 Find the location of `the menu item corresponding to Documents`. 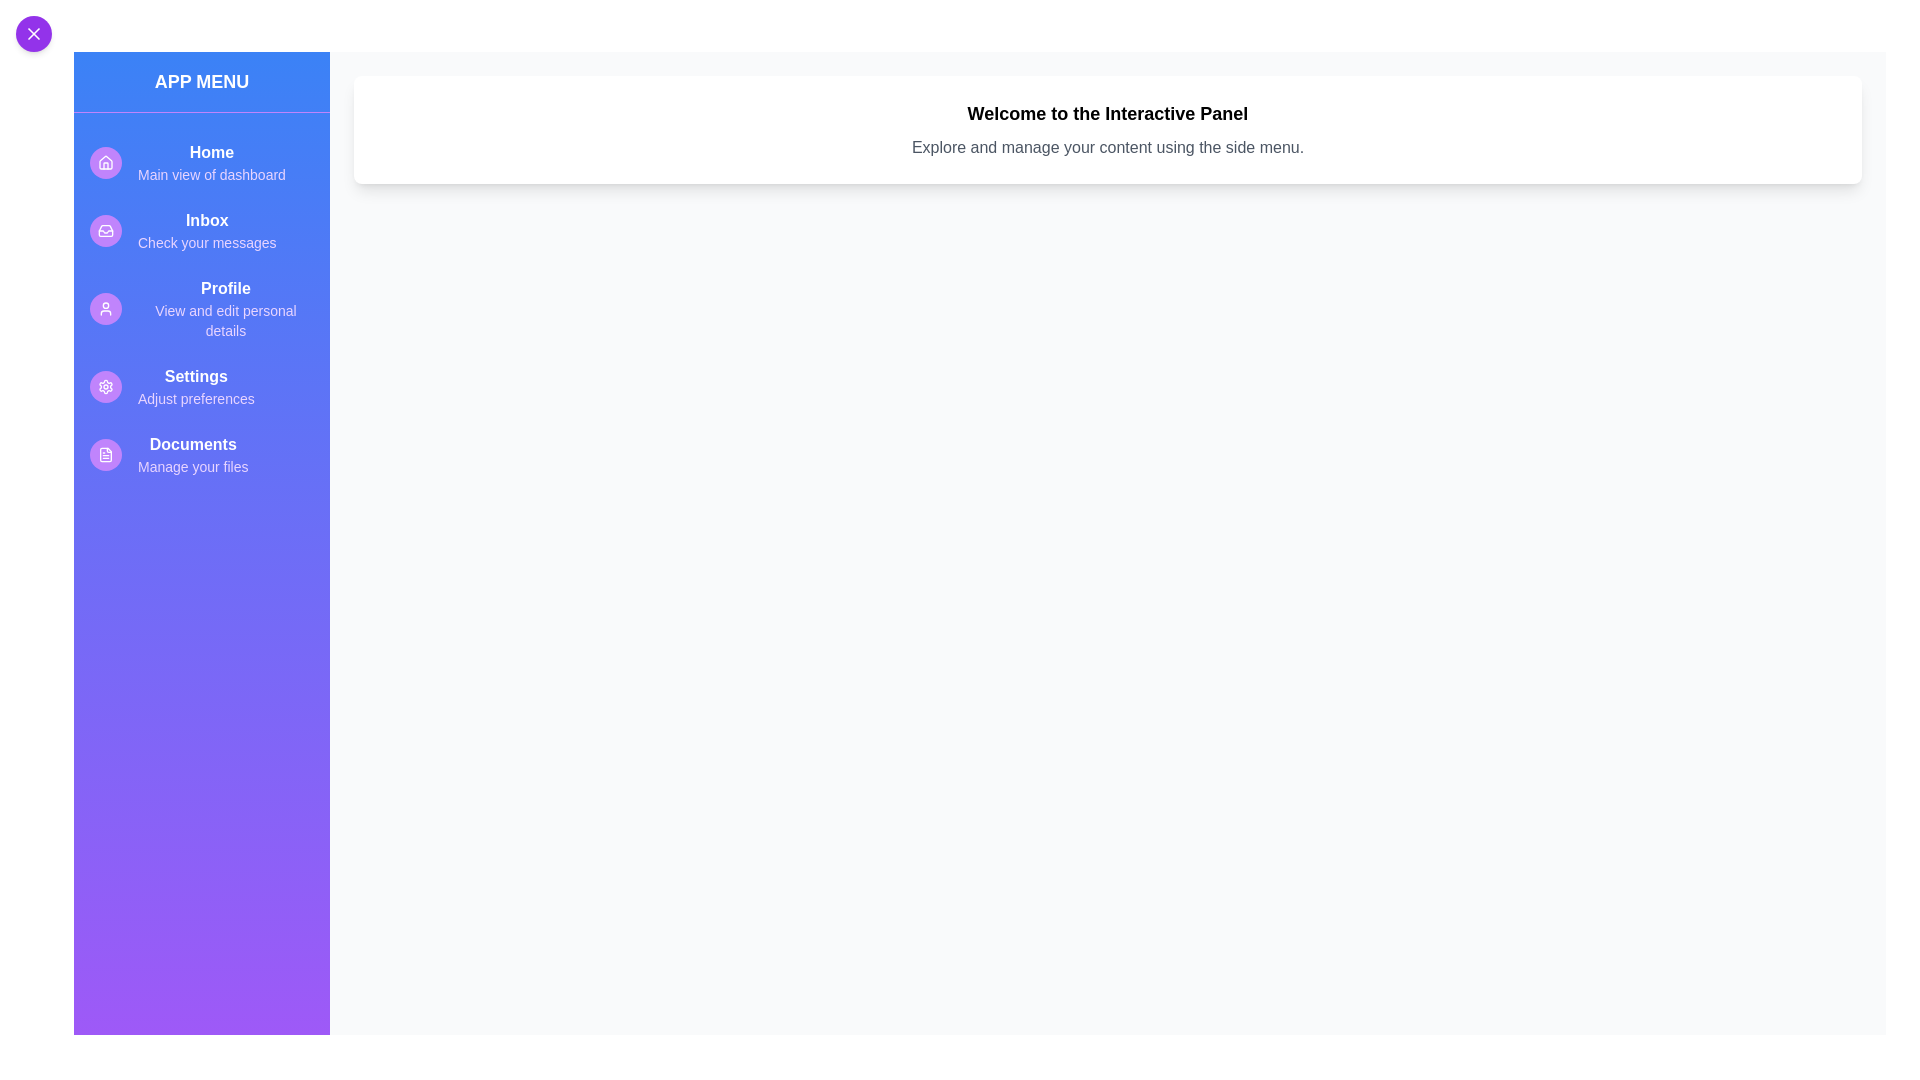

the menu item corresponding to Documents is located at coordinates (201, 455).